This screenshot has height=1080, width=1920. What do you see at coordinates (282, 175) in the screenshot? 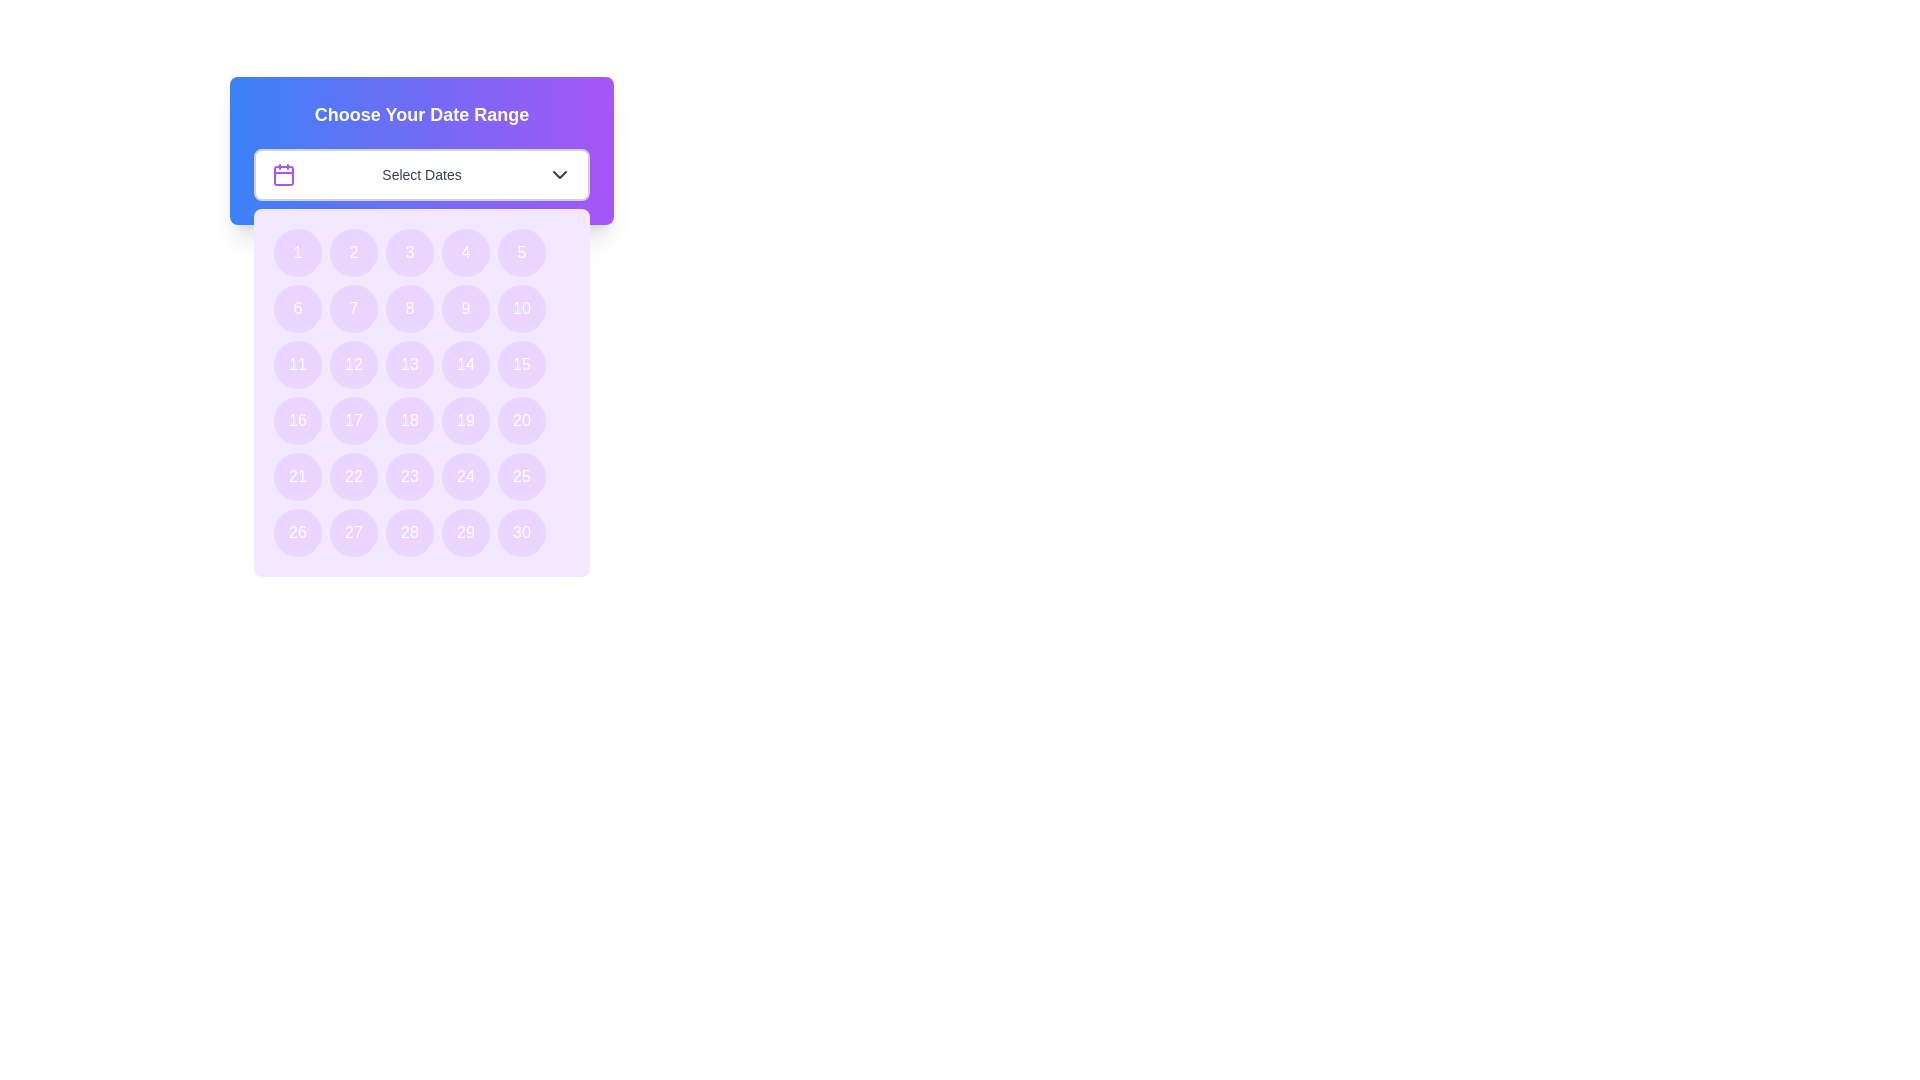
I see `the small, rounded rectangle styled with a purple hue, which is part of the calendar icon and is located to the left of the 'Select Dates' text field` at bounding box center [282, 175].